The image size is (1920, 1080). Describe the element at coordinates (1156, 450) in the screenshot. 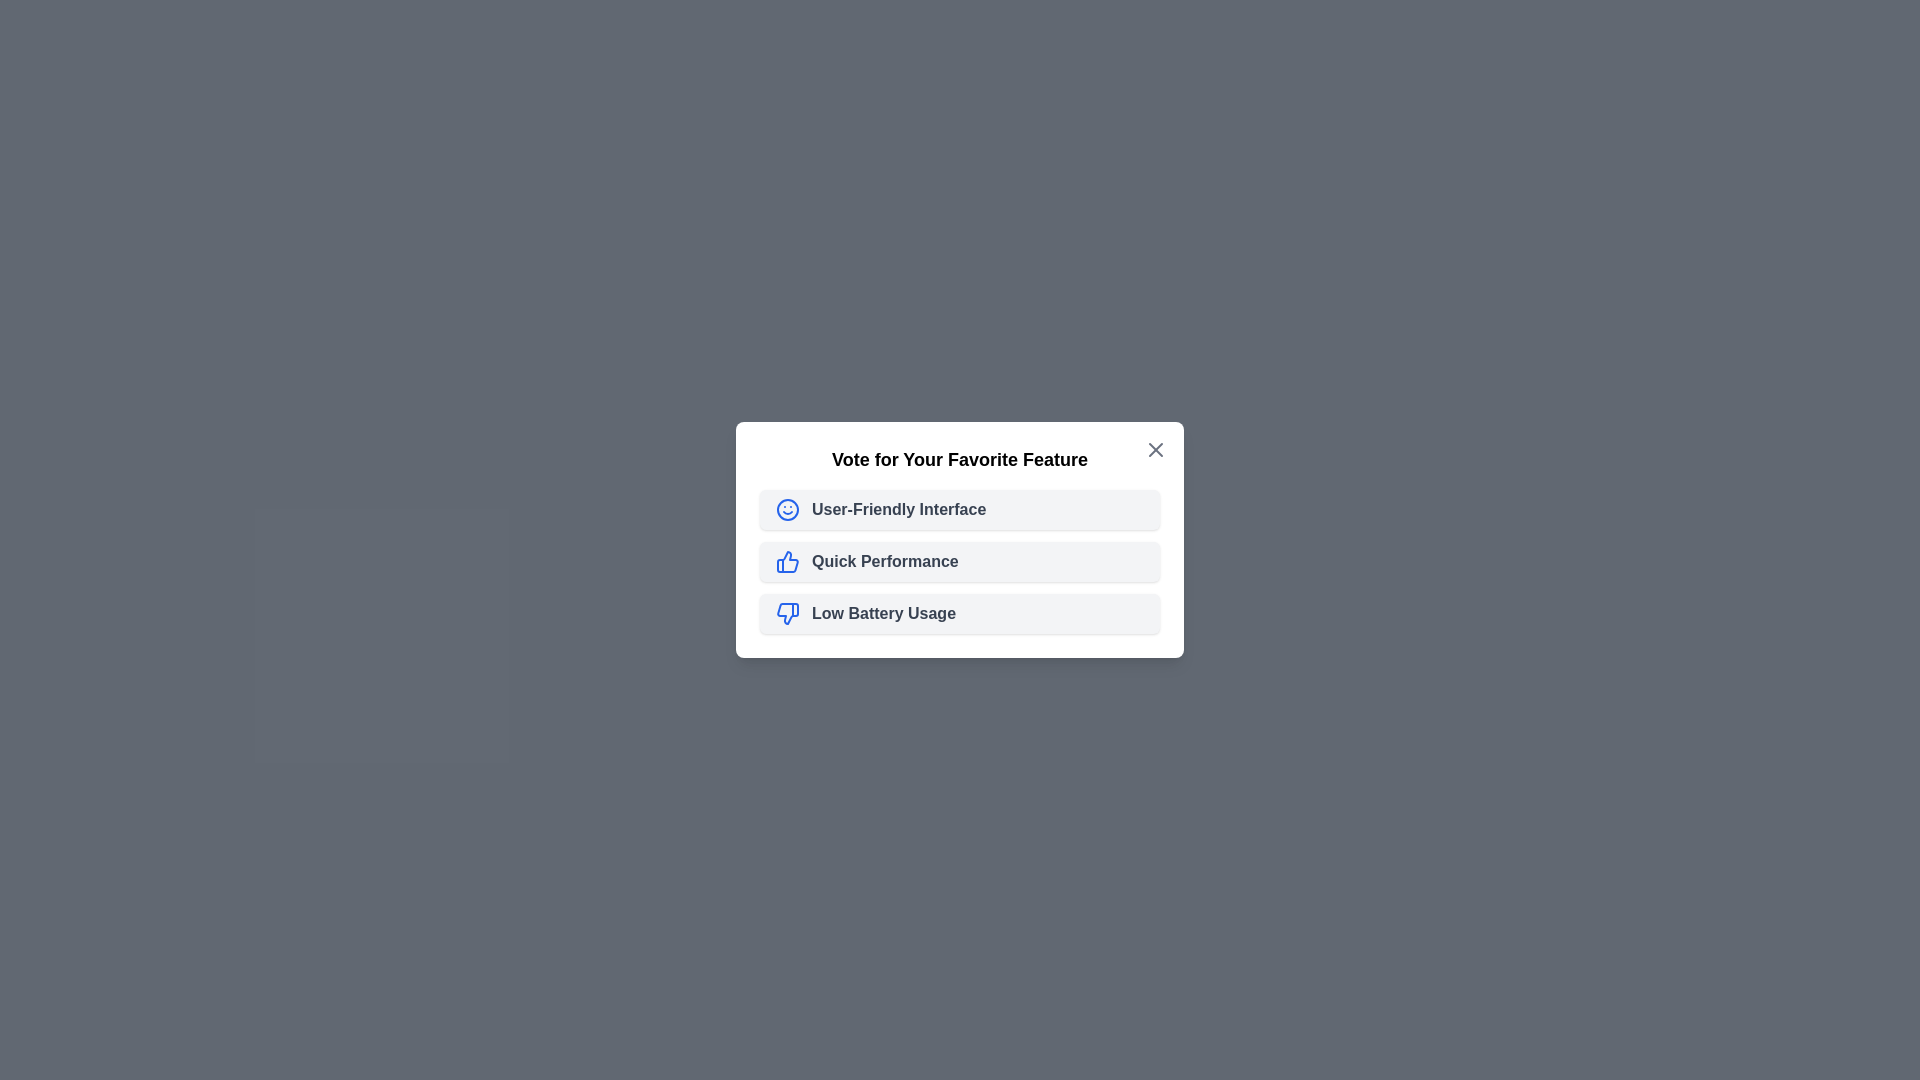

I see `the close button to close the dialog` at that location.